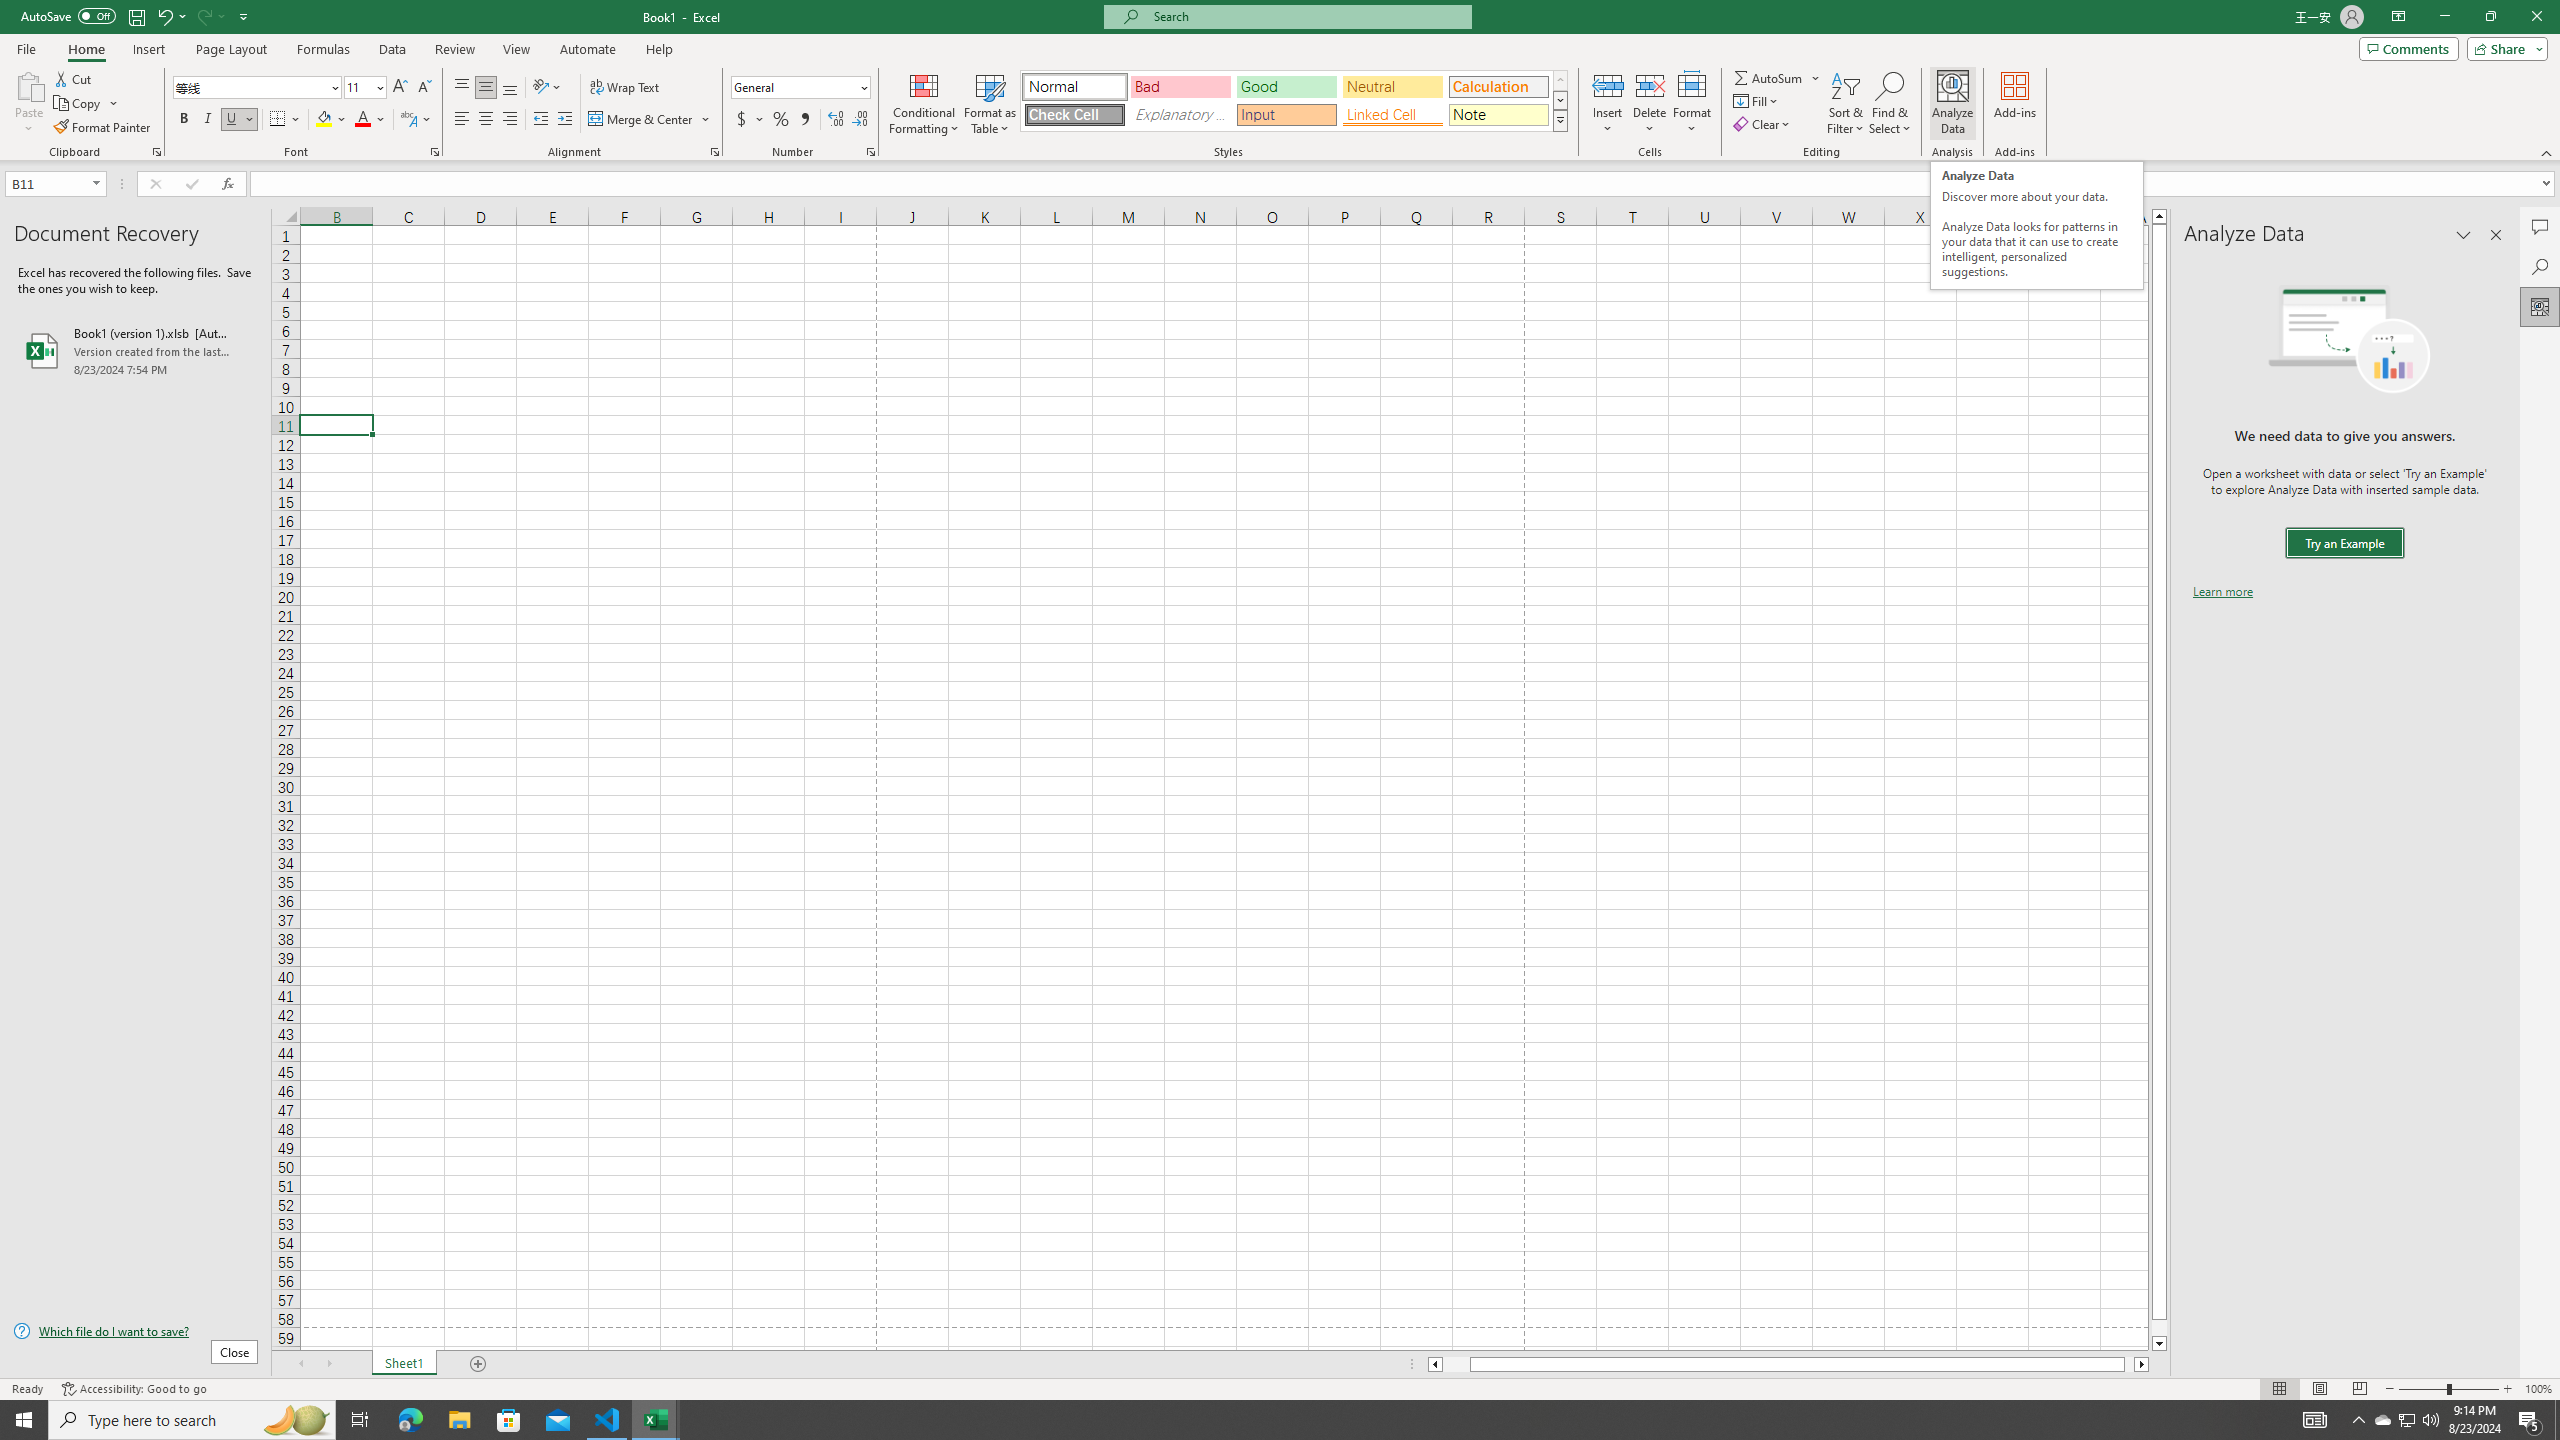  What do you see at coordinates (208, 15) in the screenshot?
I see `'Redo'` at bounding box center [208, 15].